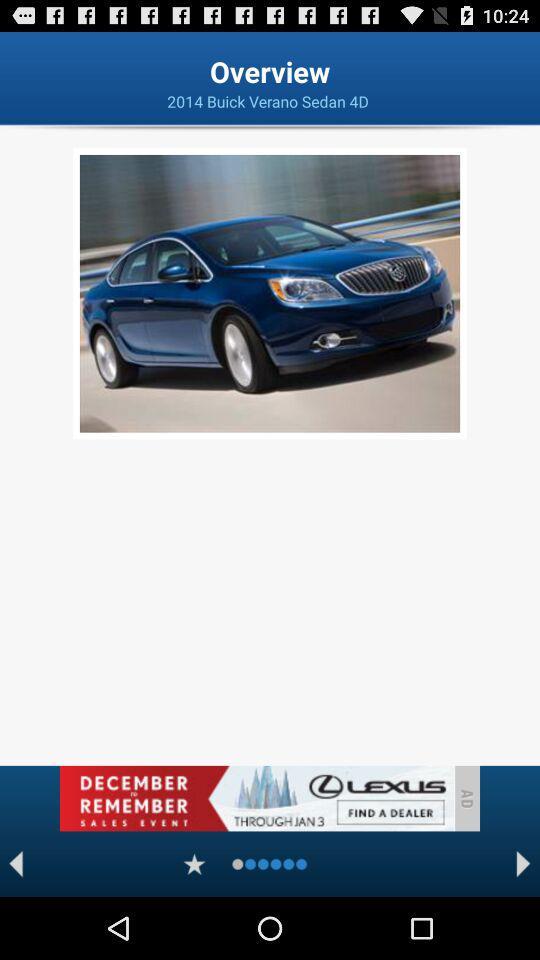  What do you see at coordinates (256, 798) in the screenshot?
I see `logo title` at bounding box center [256, 798].